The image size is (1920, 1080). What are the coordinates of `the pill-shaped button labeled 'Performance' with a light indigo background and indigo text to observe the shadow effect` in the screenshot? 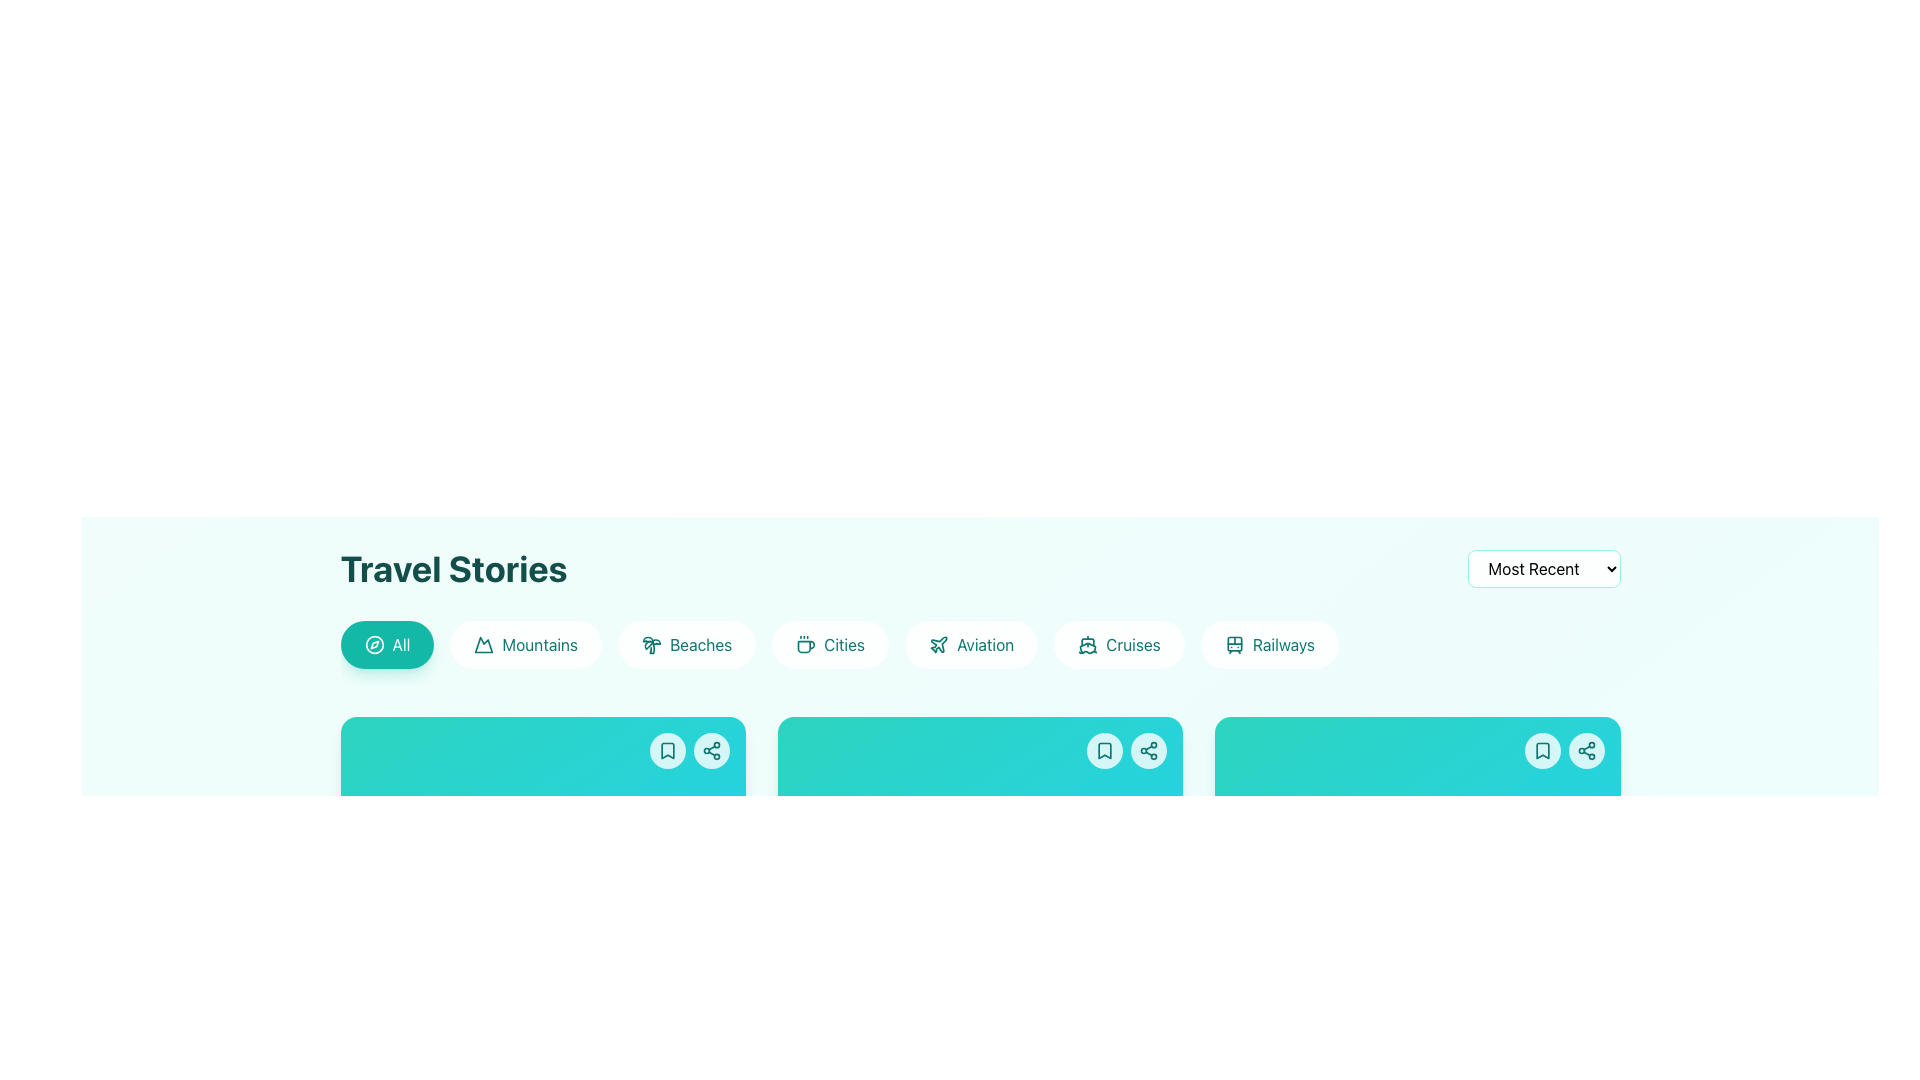 It's located at (428, 667).